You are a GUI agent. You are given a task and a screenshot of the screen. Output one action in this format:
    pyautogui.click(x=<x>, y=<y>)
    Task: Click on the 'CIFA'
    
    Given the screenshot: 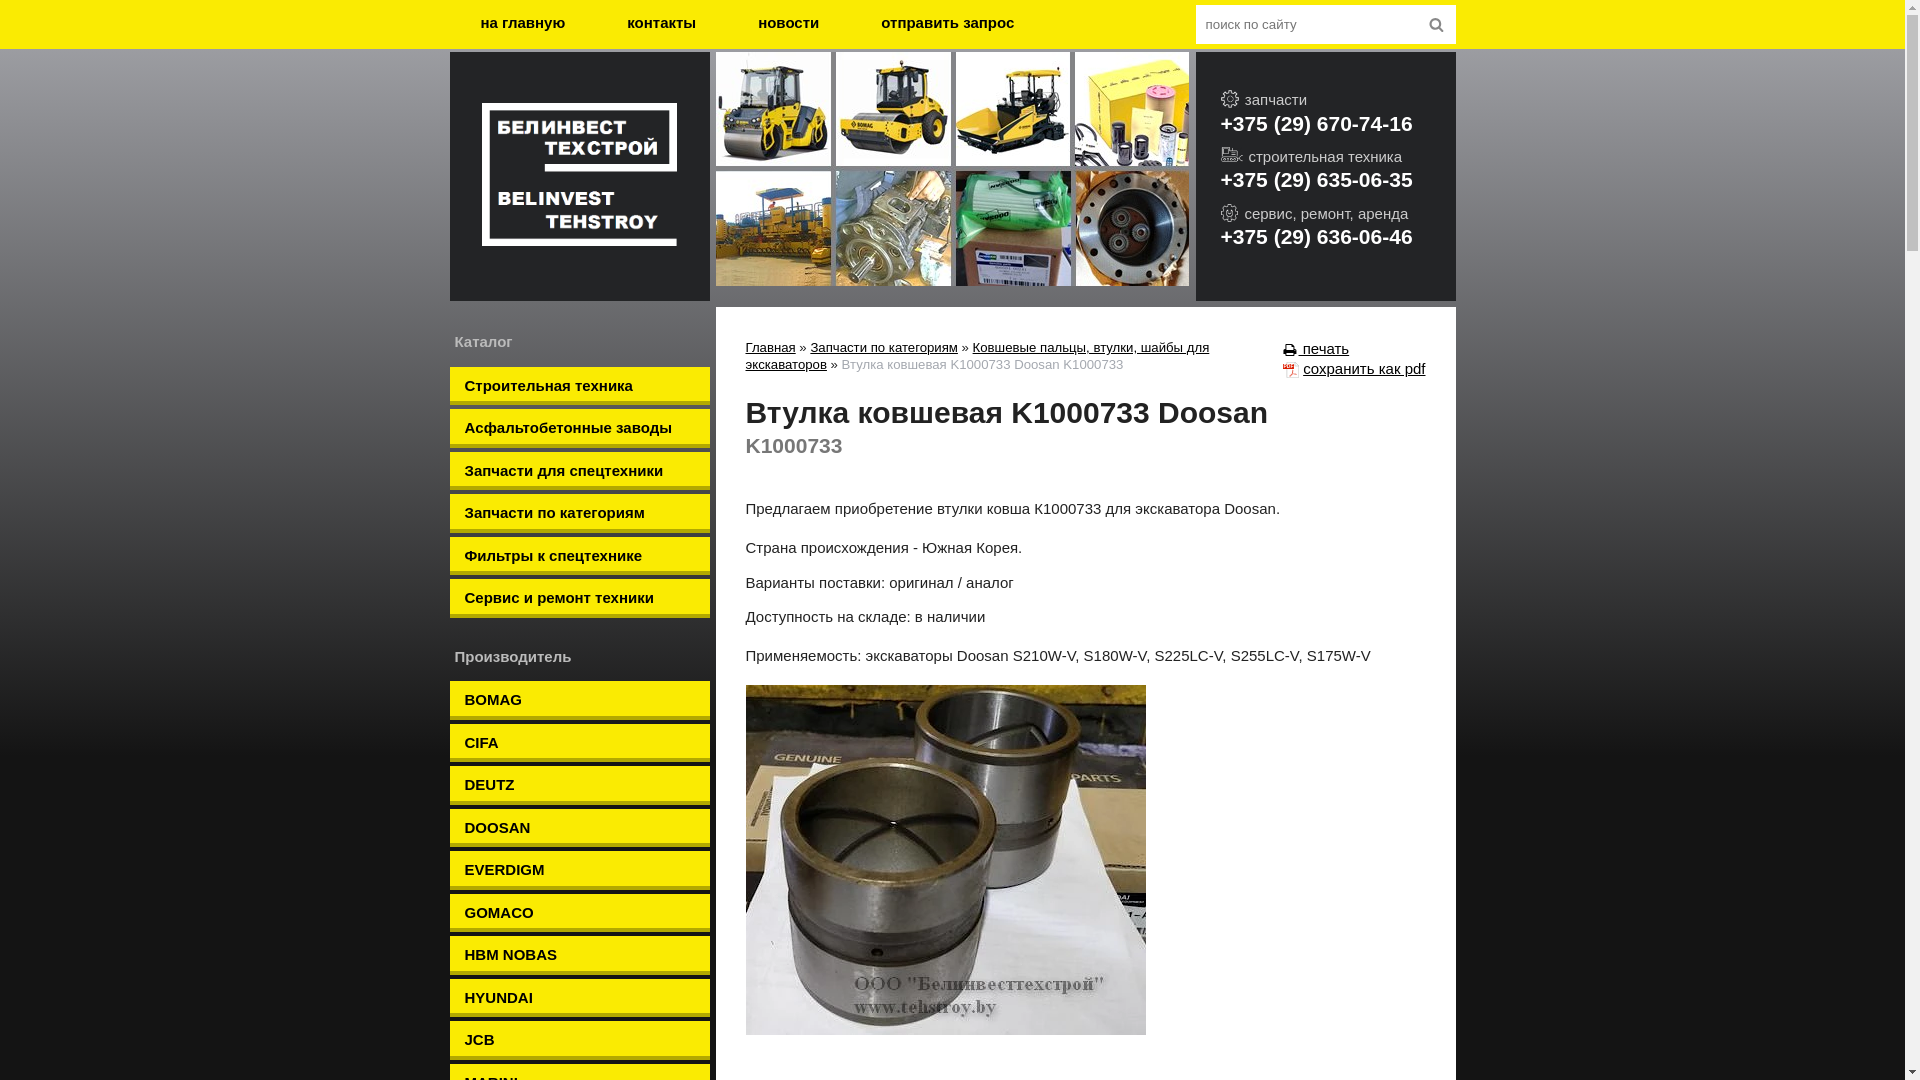 What is the action you would take?
    pyautogui.click(x=579, y=743)
    